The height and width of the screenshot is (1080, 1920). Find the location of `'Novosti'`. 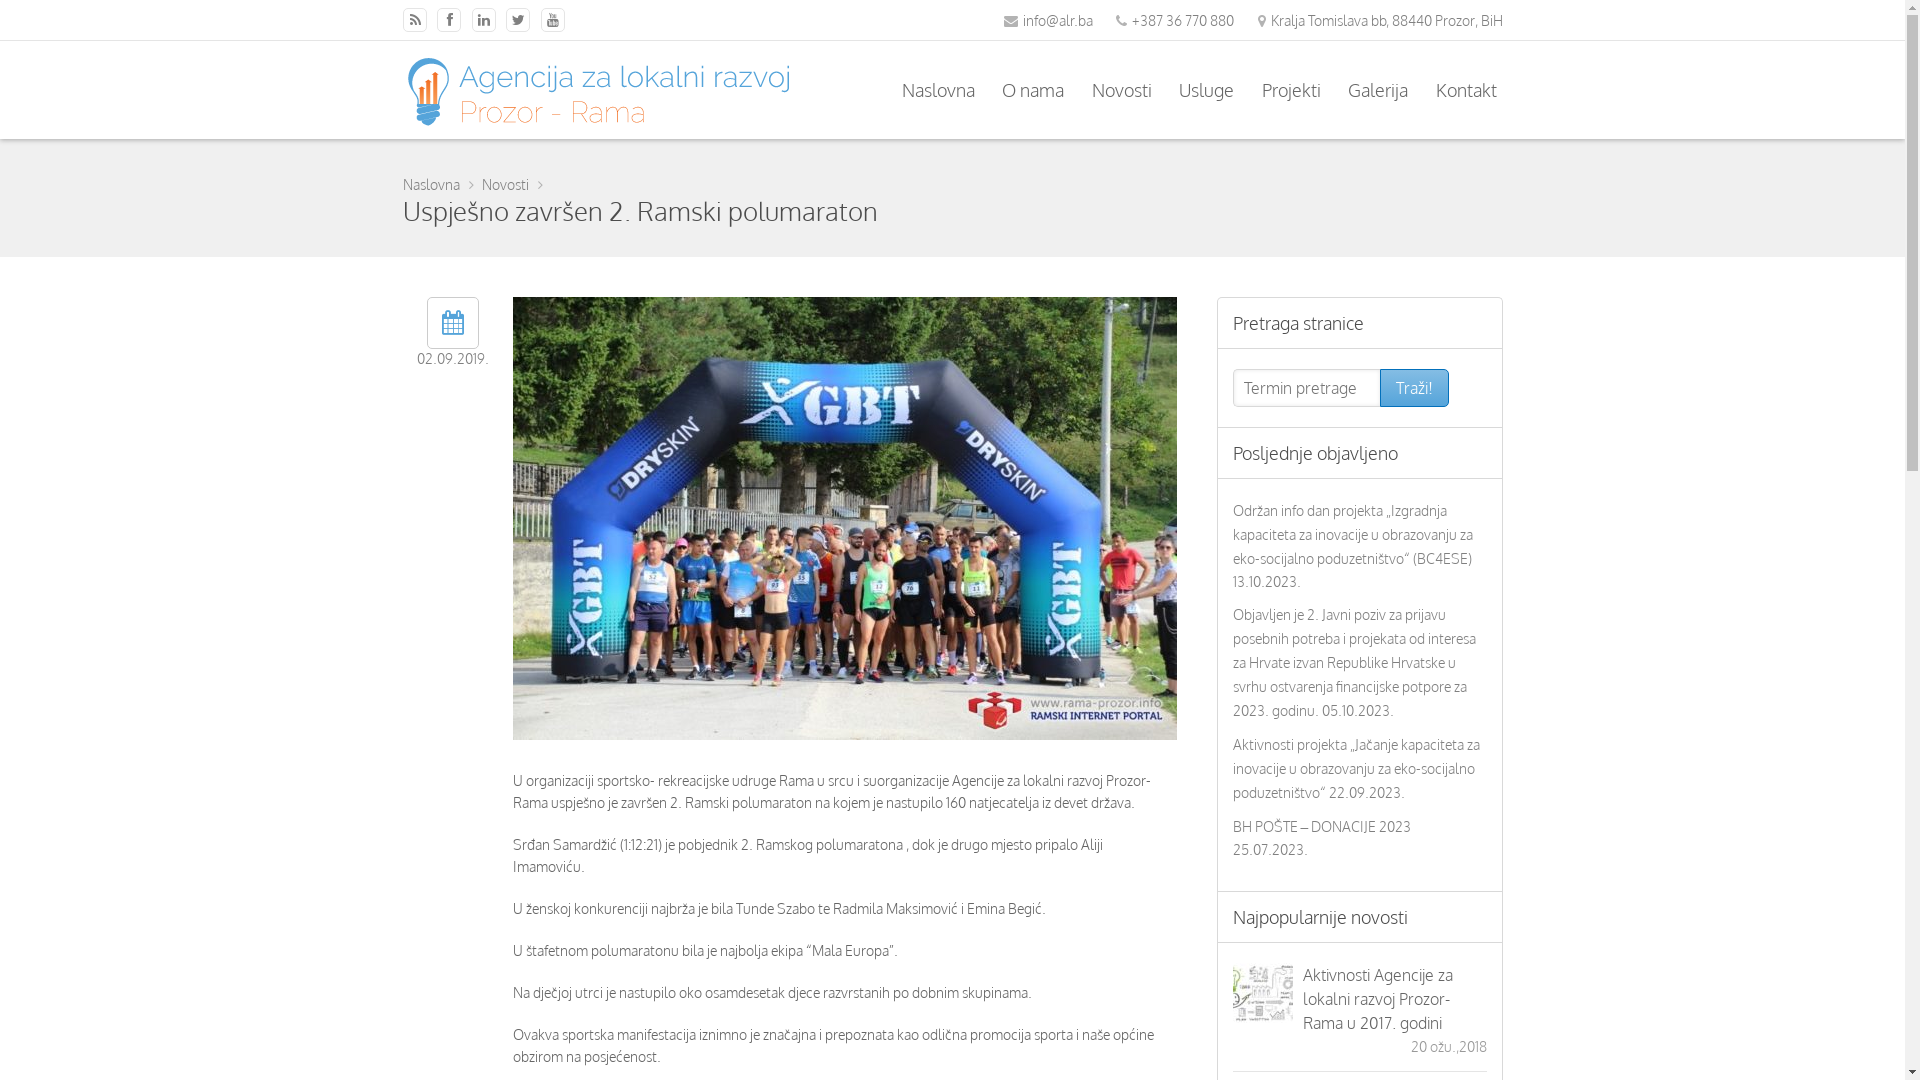

'Novosti' is located at coordinates (508, 185).